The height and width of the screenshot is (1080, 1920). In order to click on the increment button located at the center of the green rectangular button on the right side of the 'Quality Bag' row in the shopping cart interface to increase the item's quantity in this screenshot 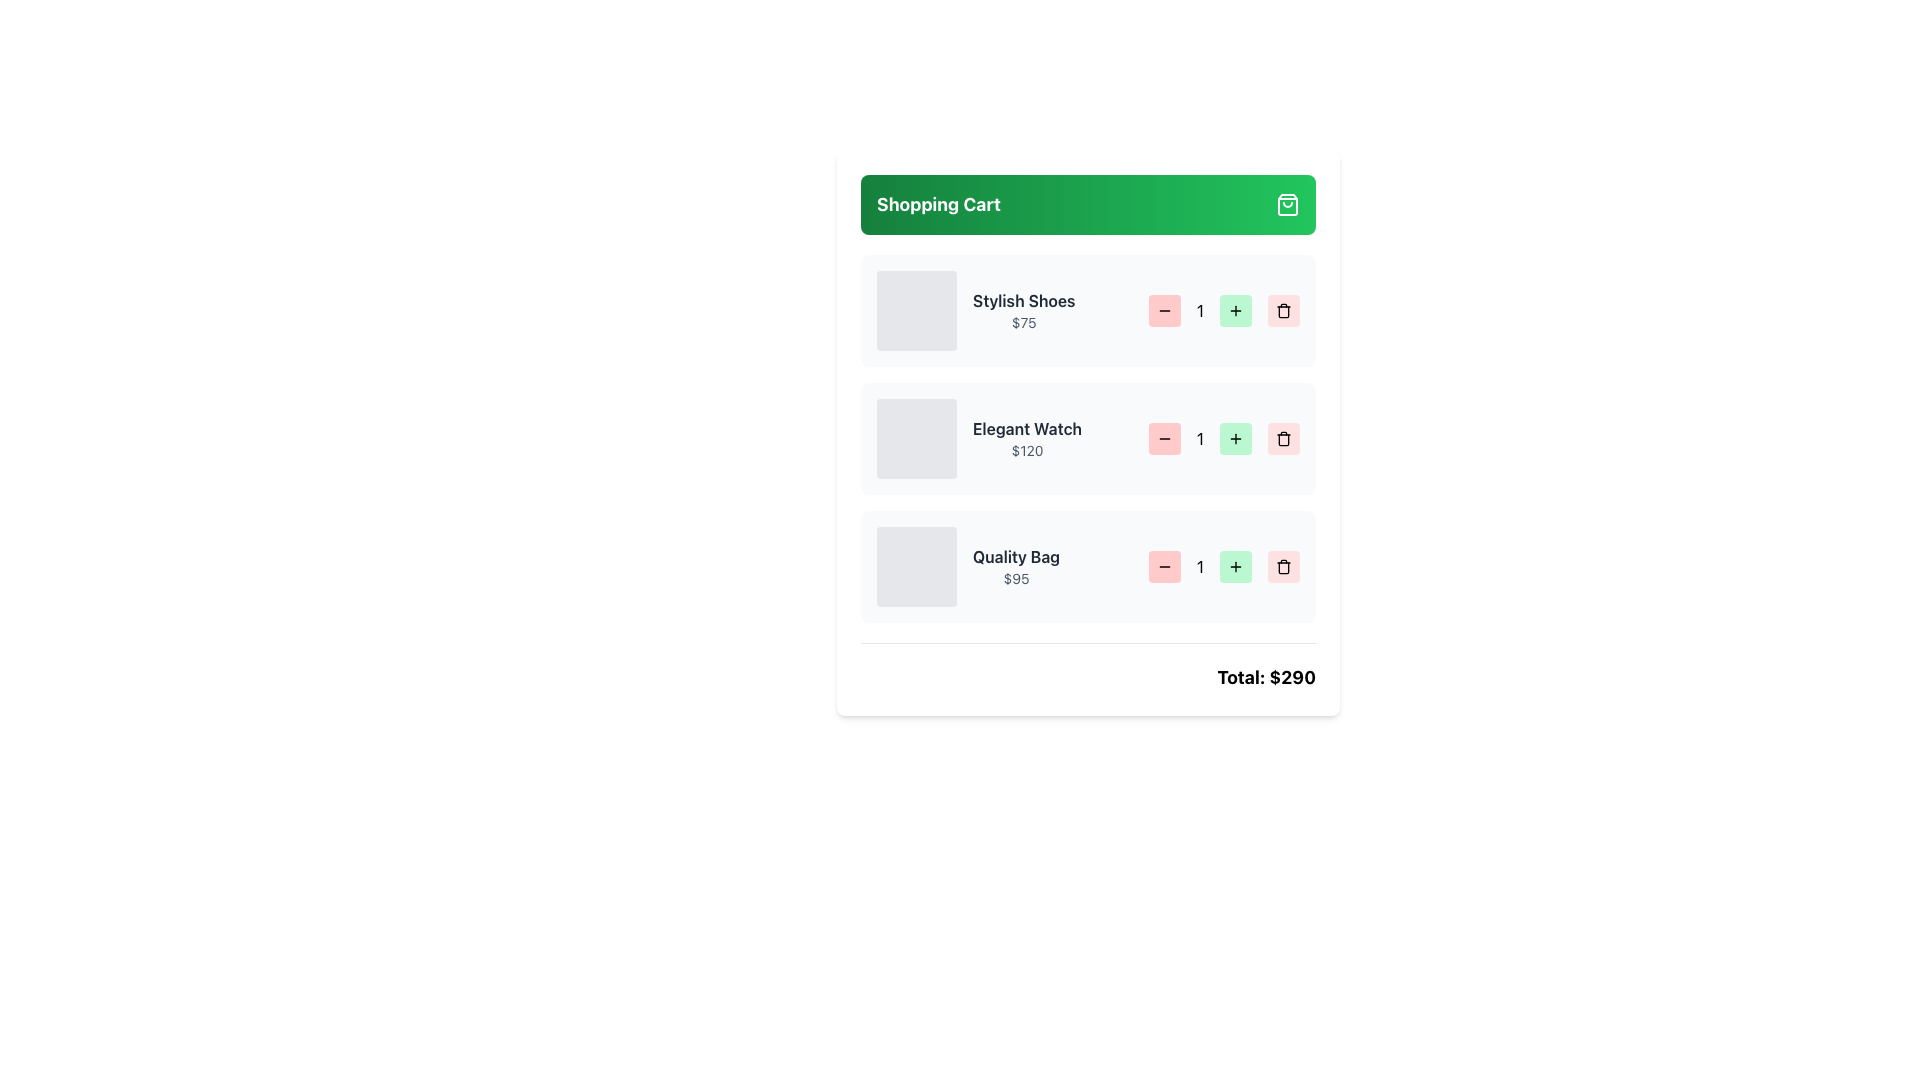, I will do `click(1235, 567)`.